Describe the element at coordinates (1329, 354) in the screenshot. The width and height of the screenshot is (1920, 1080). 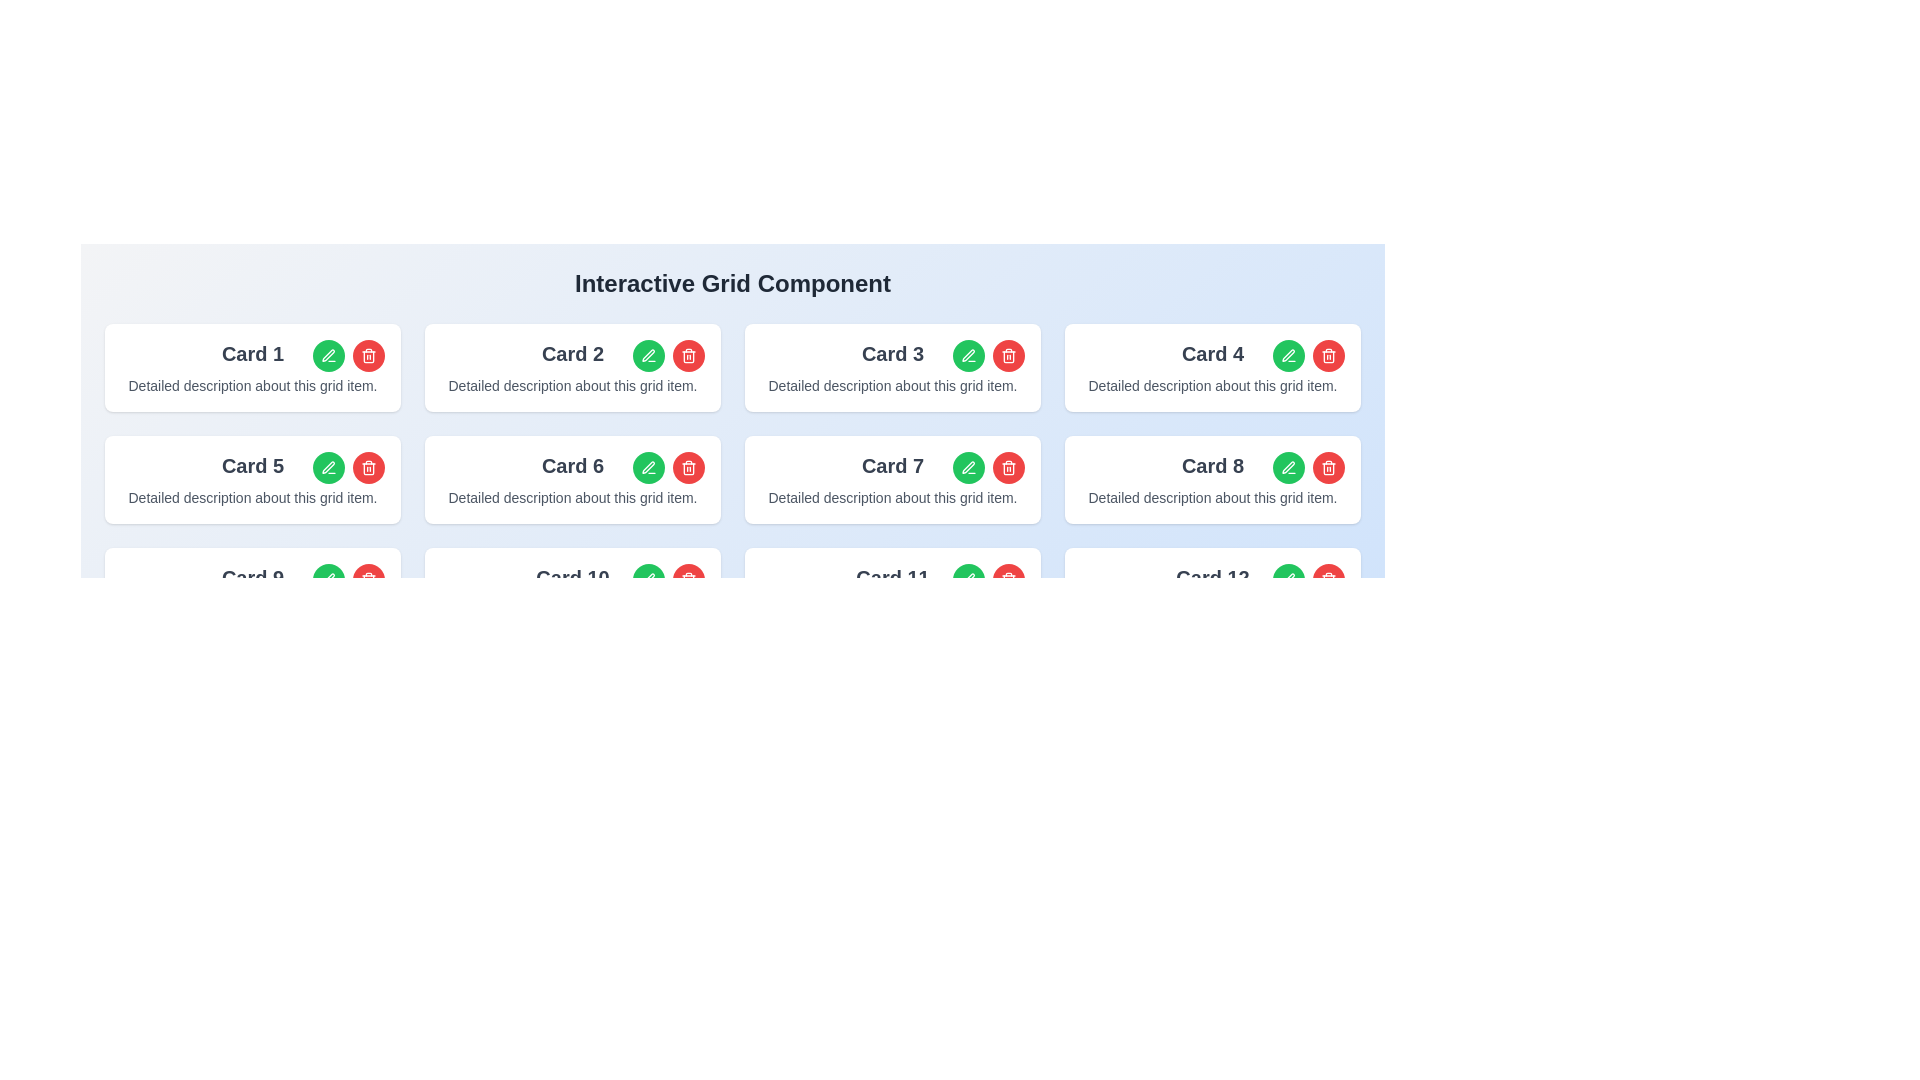
I see `the delete icon button located inside 'Card 4' at the second row and fourth column of the grid` at that location.